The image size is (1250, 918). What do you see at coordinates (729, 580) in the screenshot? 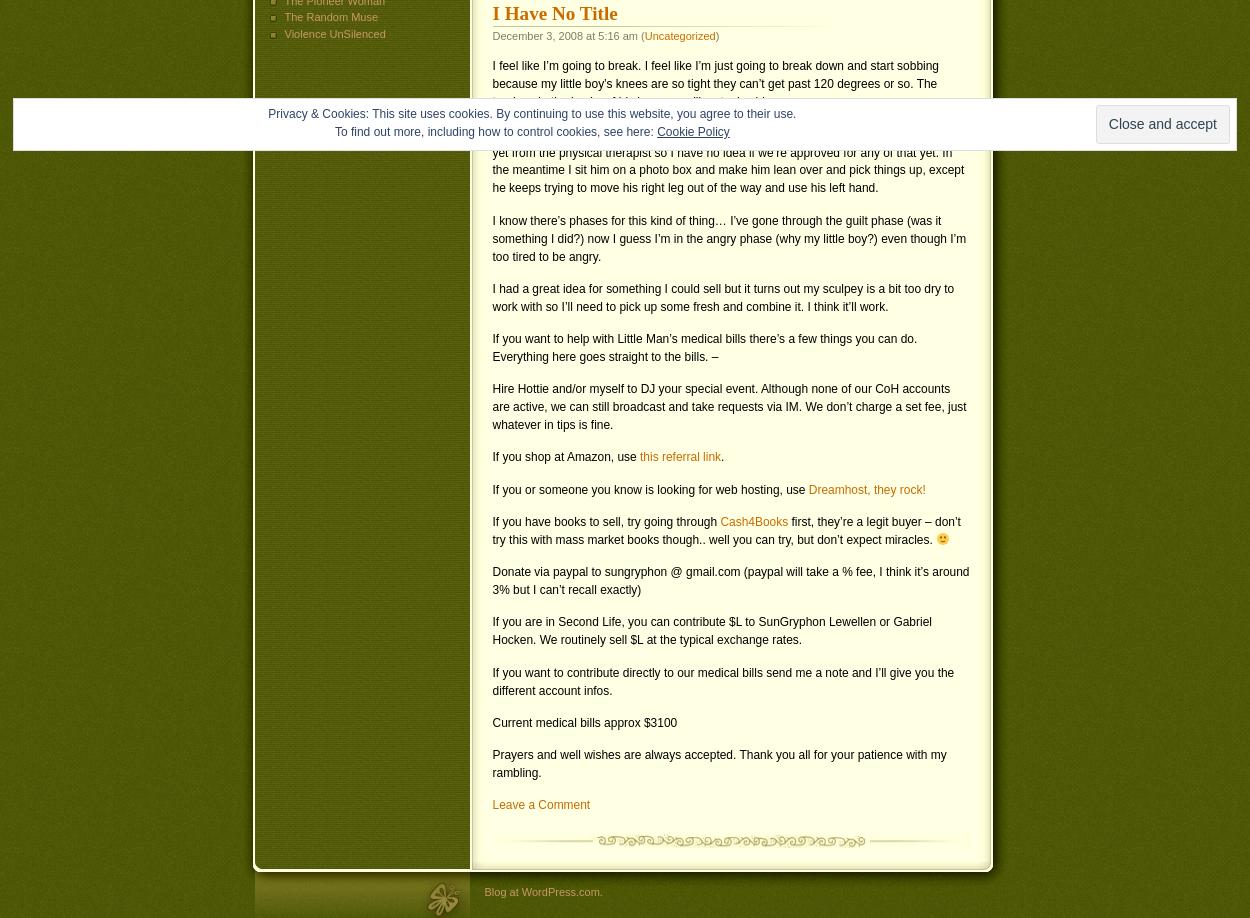
I see `'Donate via paypal to sungryphon @ gmail.com (paypal will take a % fee, I think it’s around 3% but I can’t recall exactly)'` at bounding box center [729, 580].